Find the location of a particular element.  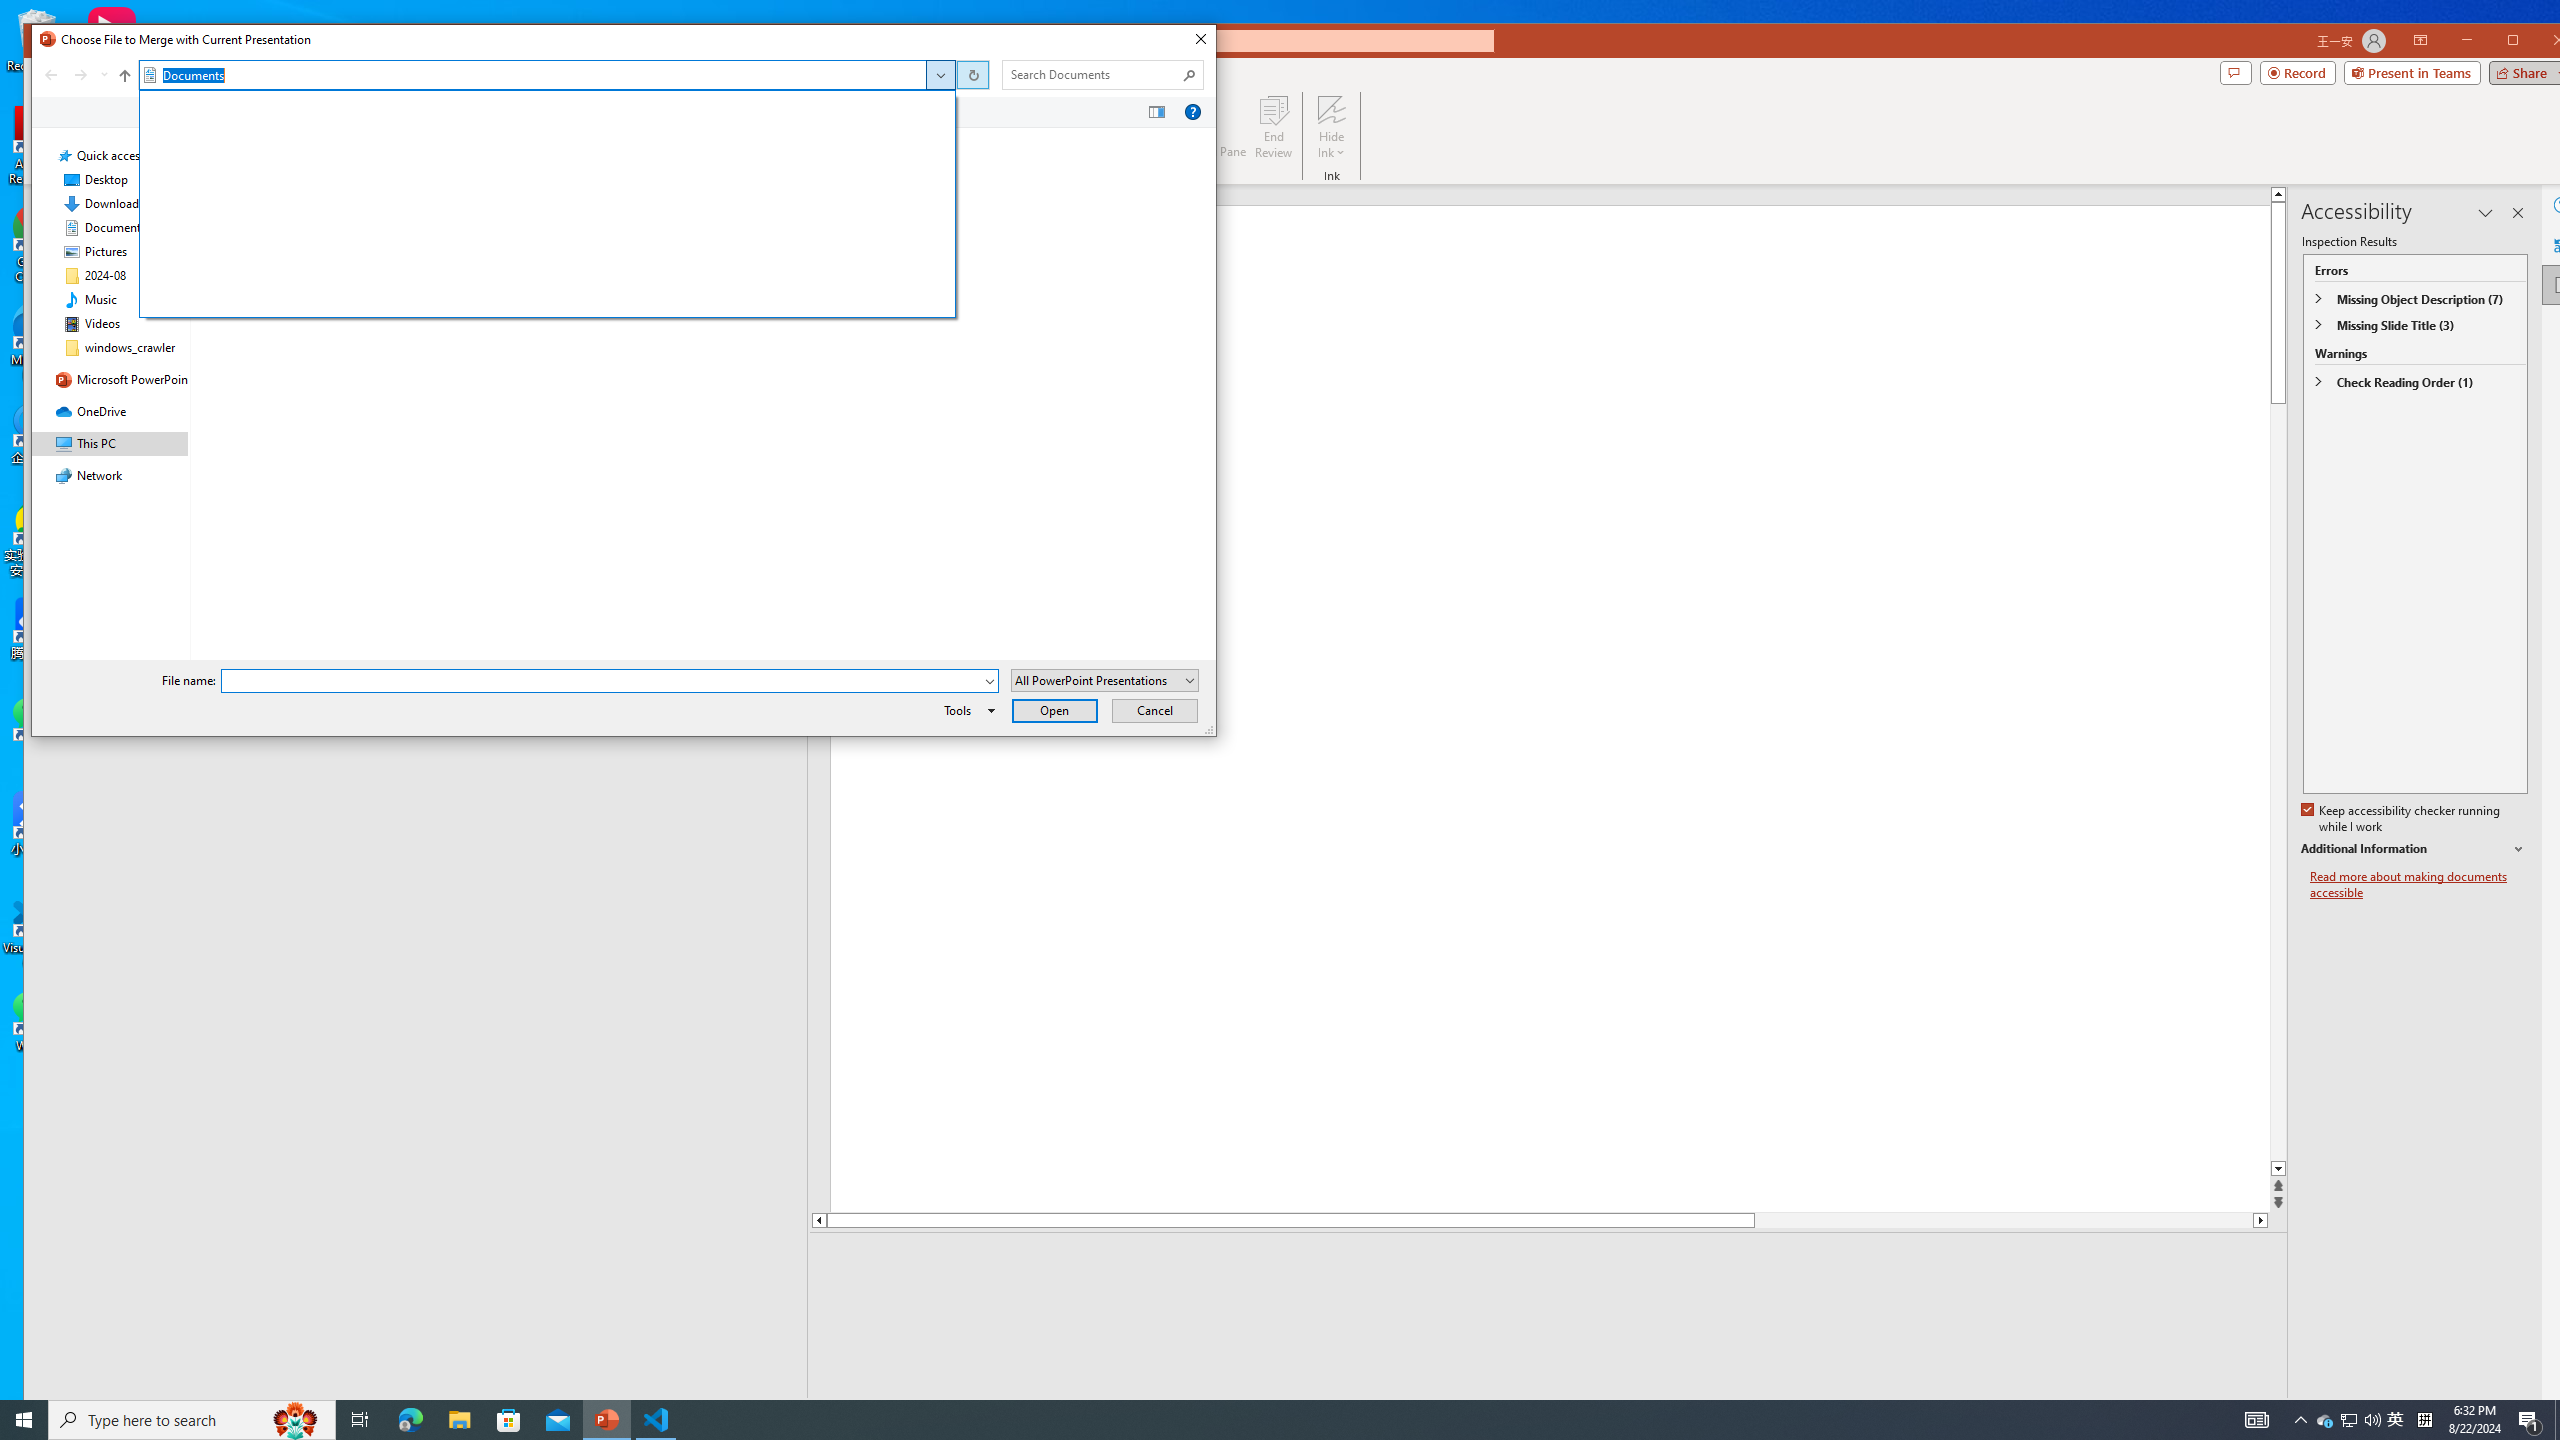

'Address' is located at coordinates (546, 73).